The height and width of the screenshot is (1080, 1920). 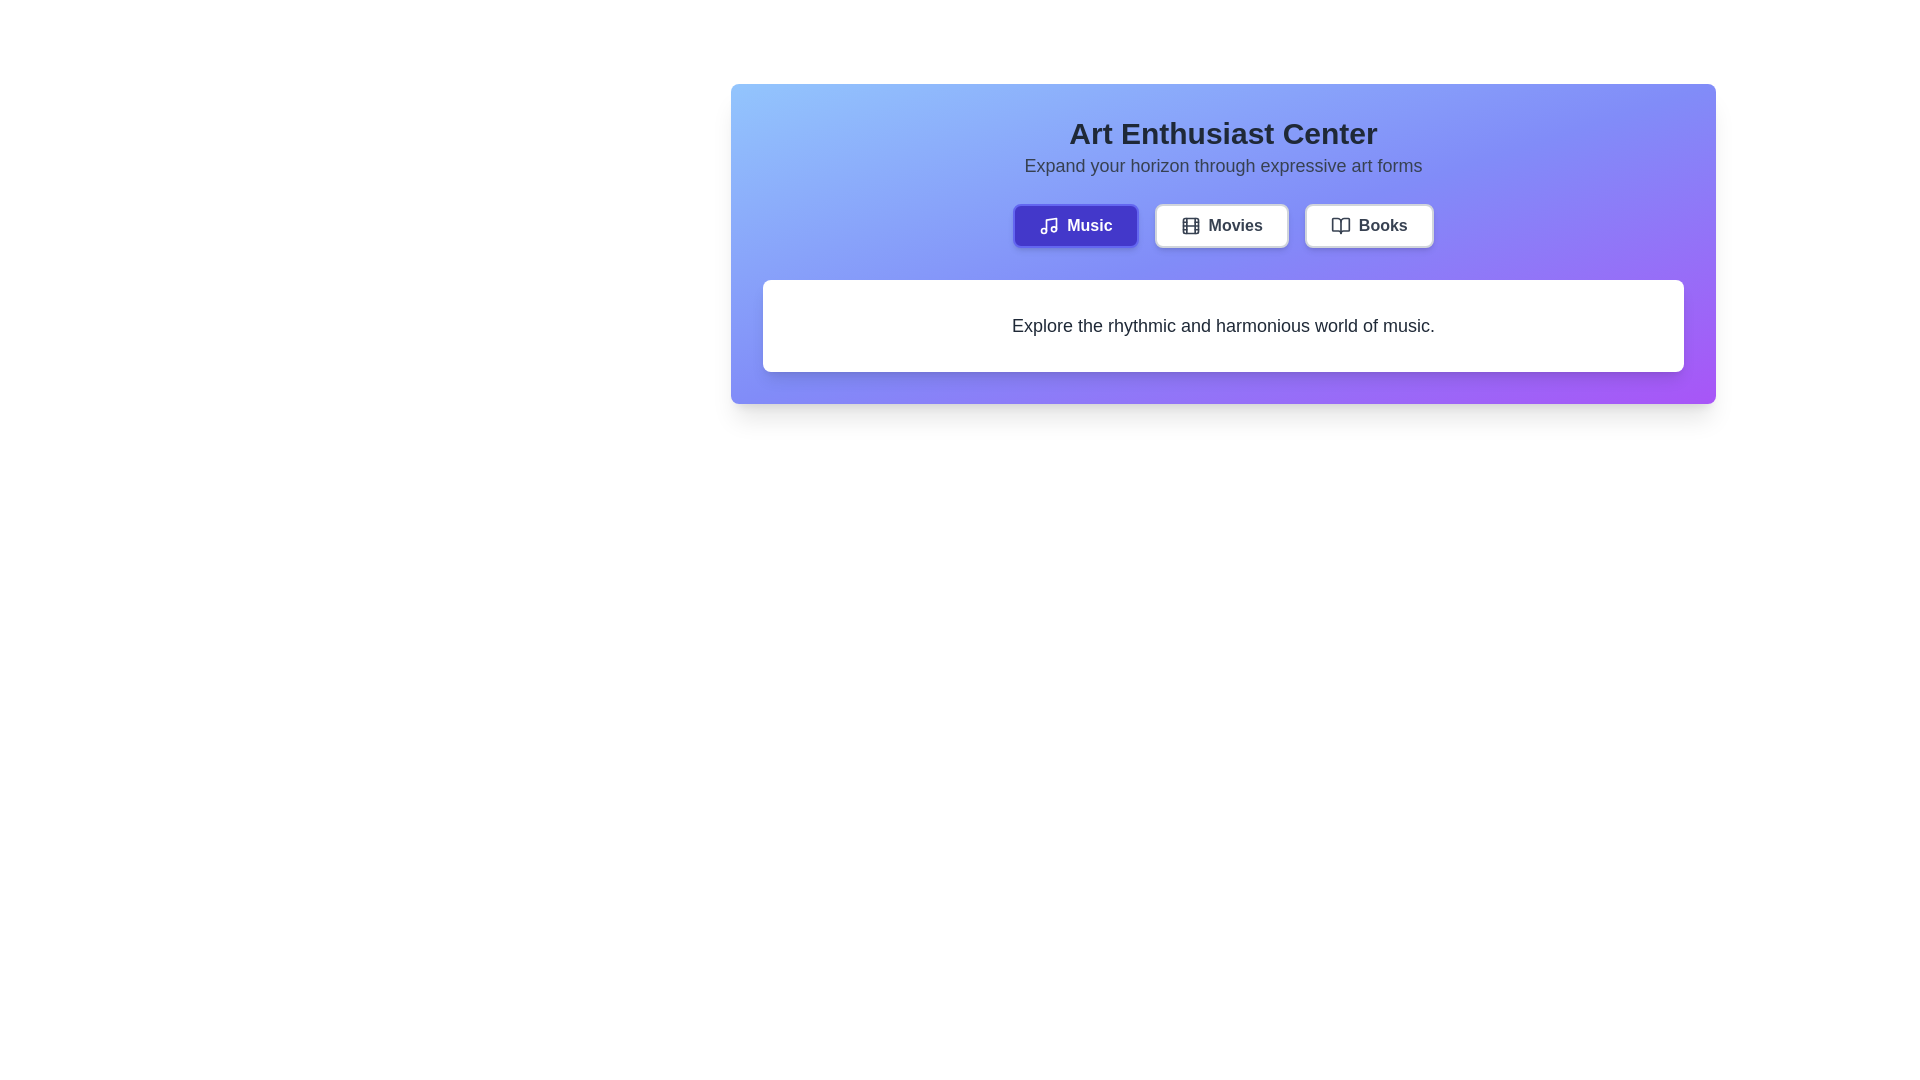 I want to click on the tab labeled Books to select it, so click(x=1368, y=225).